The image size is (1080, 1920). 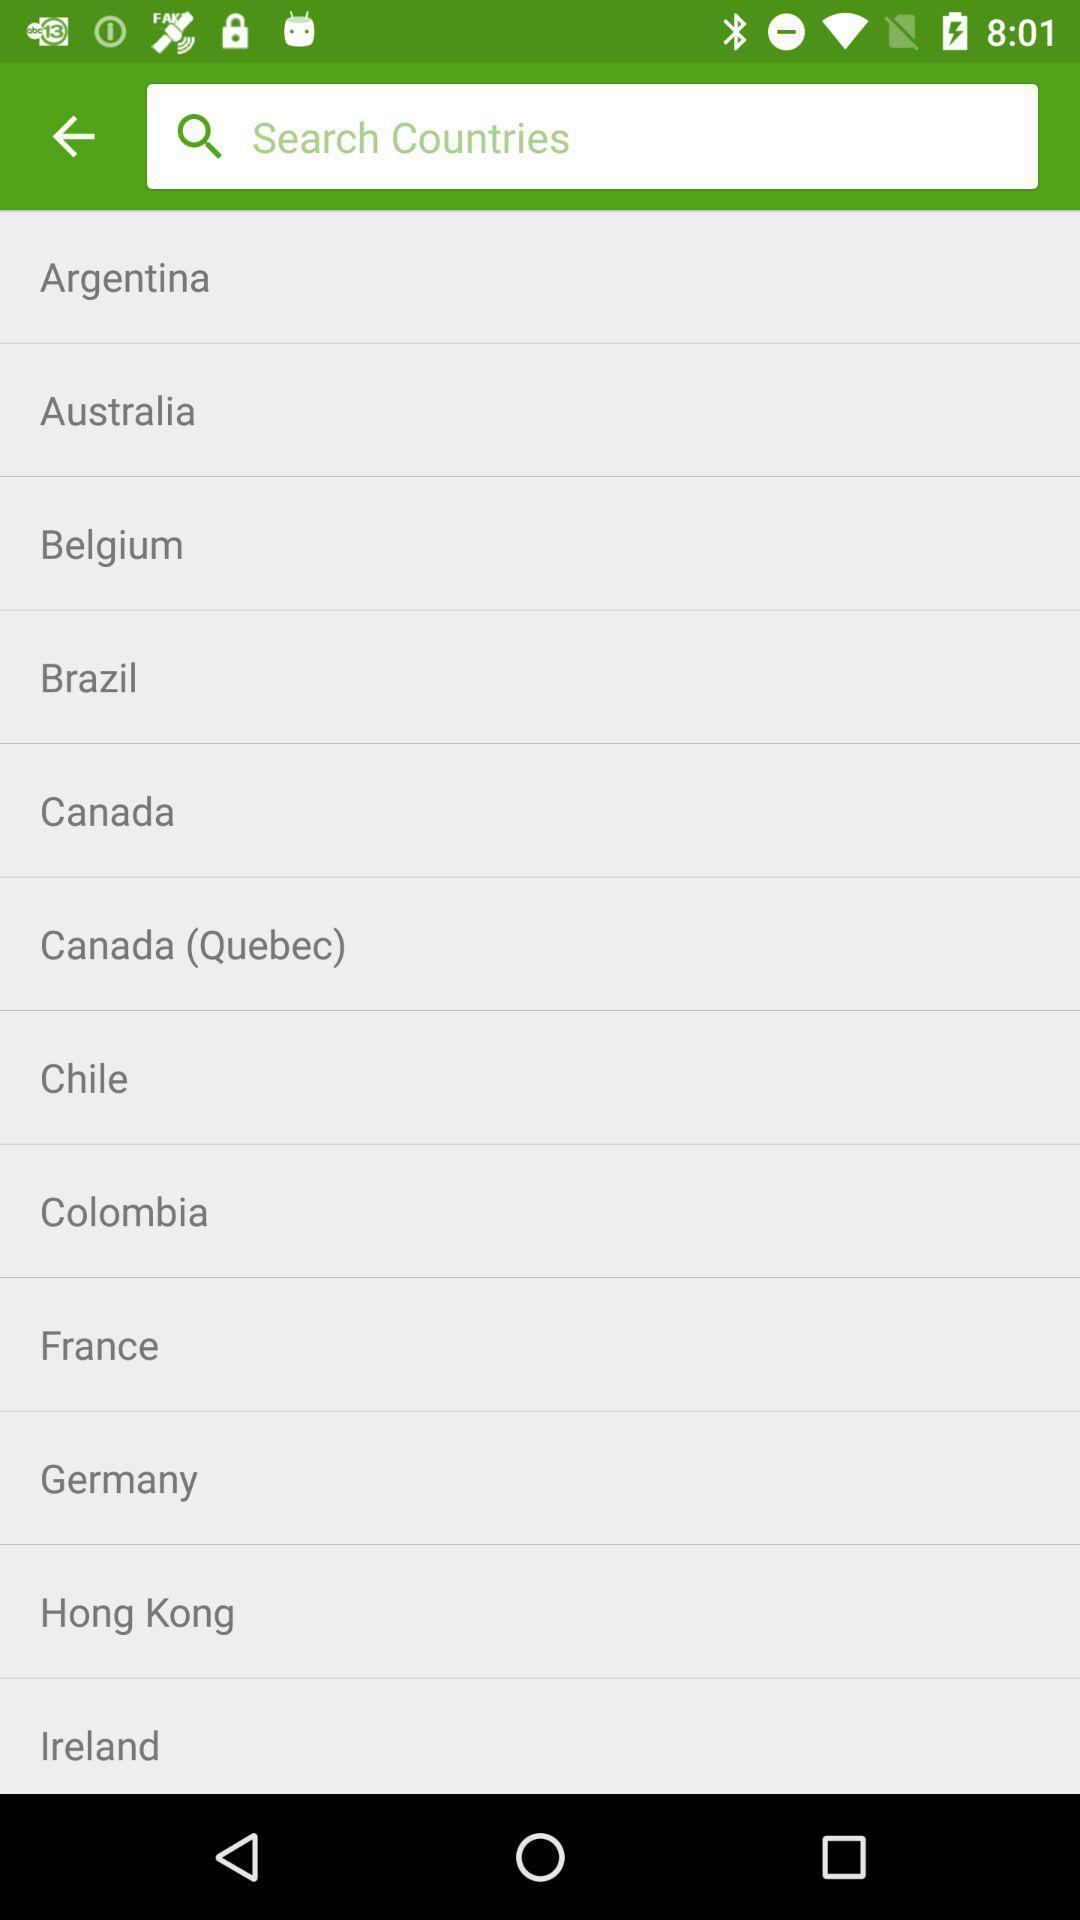 What do you see at coordinates (540, 1344) in the screenshot?
I see `the icon below colombia item` at bounding box center [540, 1344].